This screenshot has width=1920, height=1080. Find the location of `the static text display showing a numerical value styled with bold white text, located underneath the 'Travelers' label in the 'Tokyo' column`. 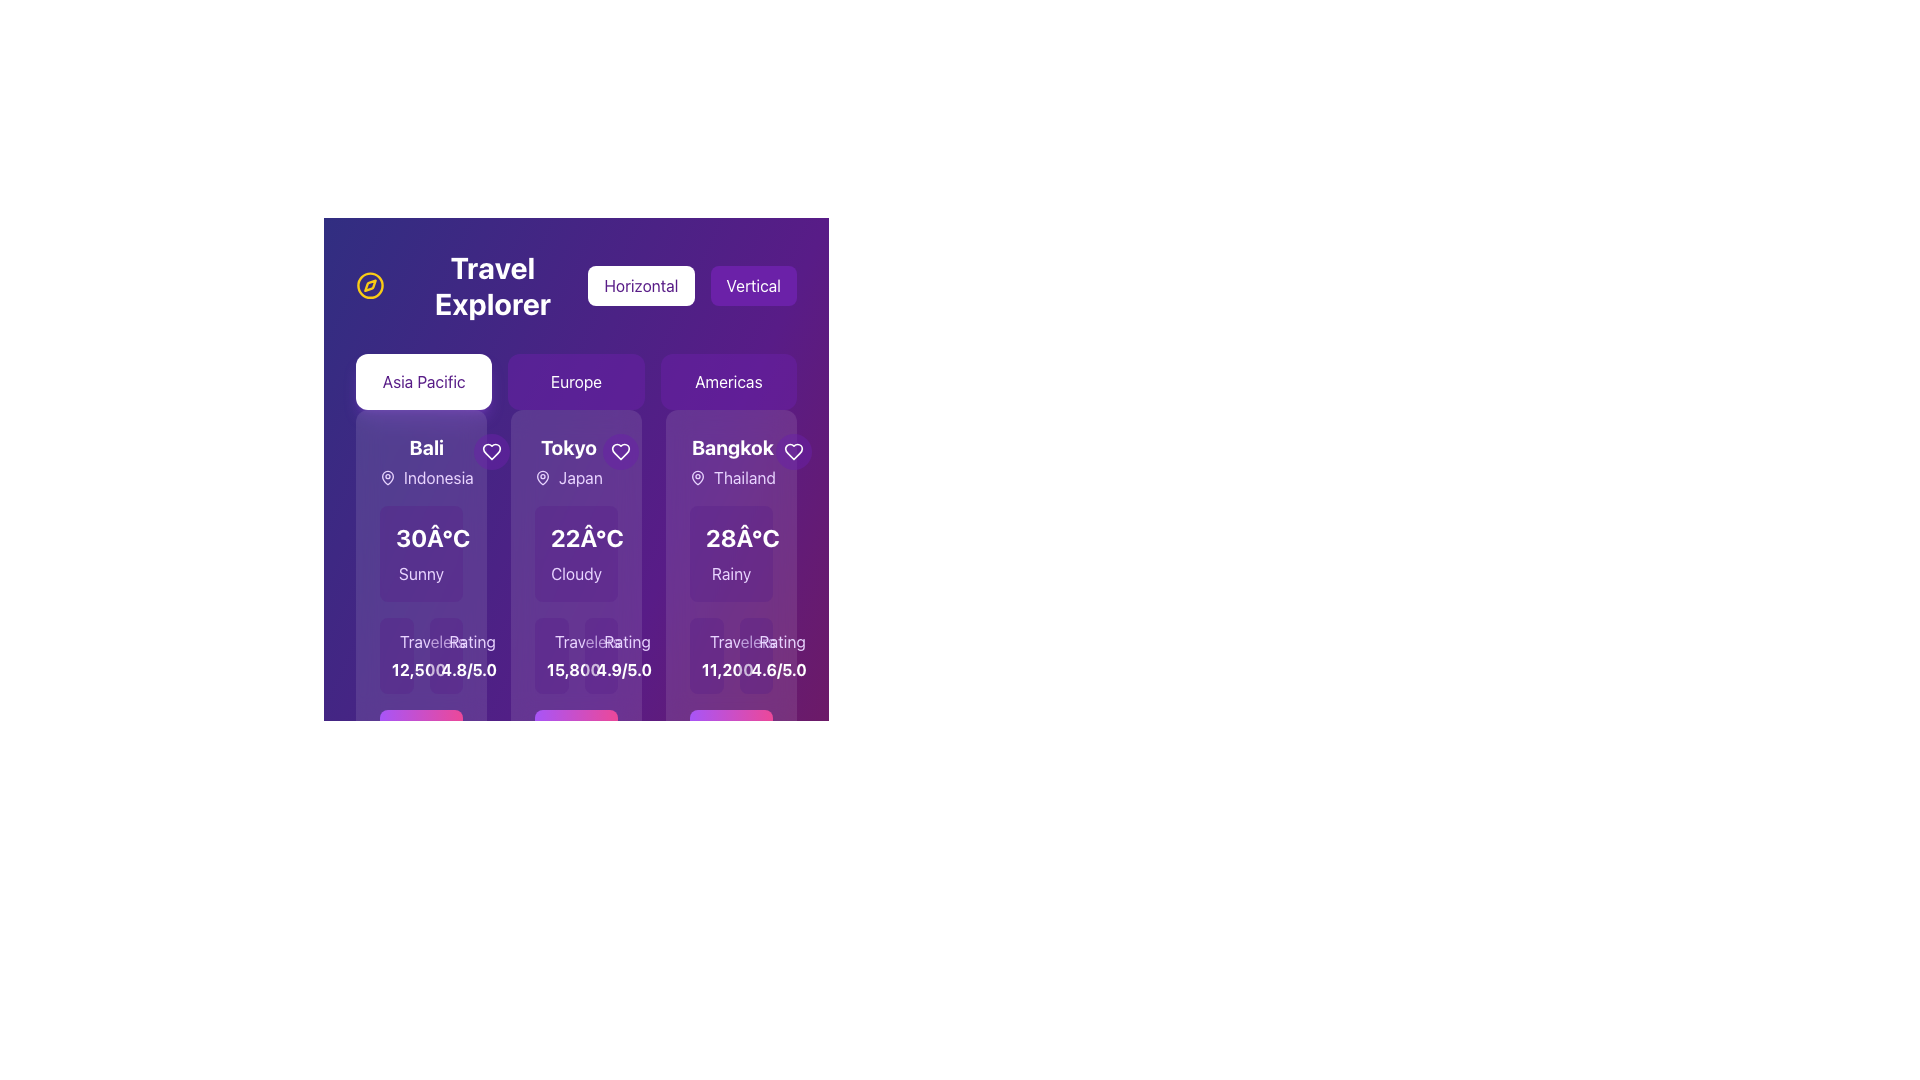

the static text display showing a numerical value styled with bold white text, located underneath the 'Travelers' label in the 'Tokyo' column is located at coordinates (551, 670).